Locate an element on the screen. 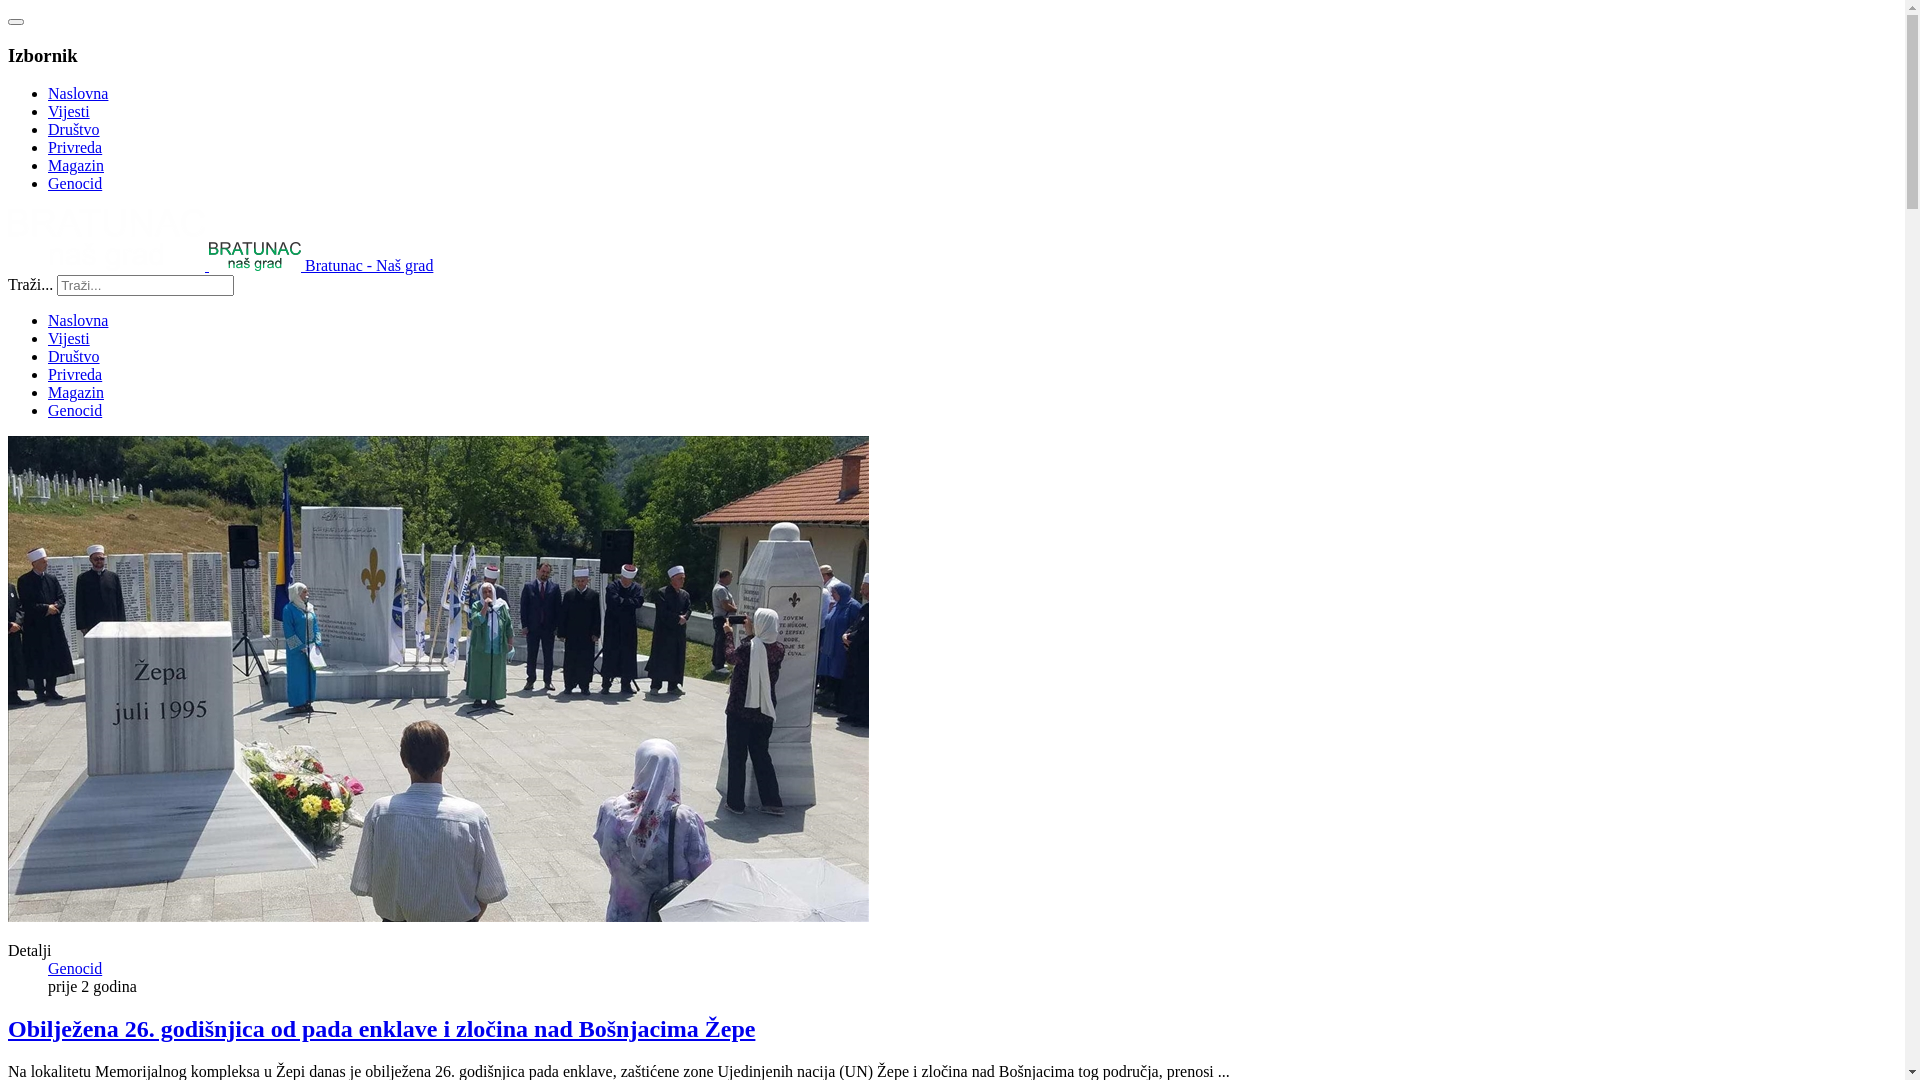 This screenshot has height=1080, width=1920. 'Vijesti' is located at coordinates (48, 337).